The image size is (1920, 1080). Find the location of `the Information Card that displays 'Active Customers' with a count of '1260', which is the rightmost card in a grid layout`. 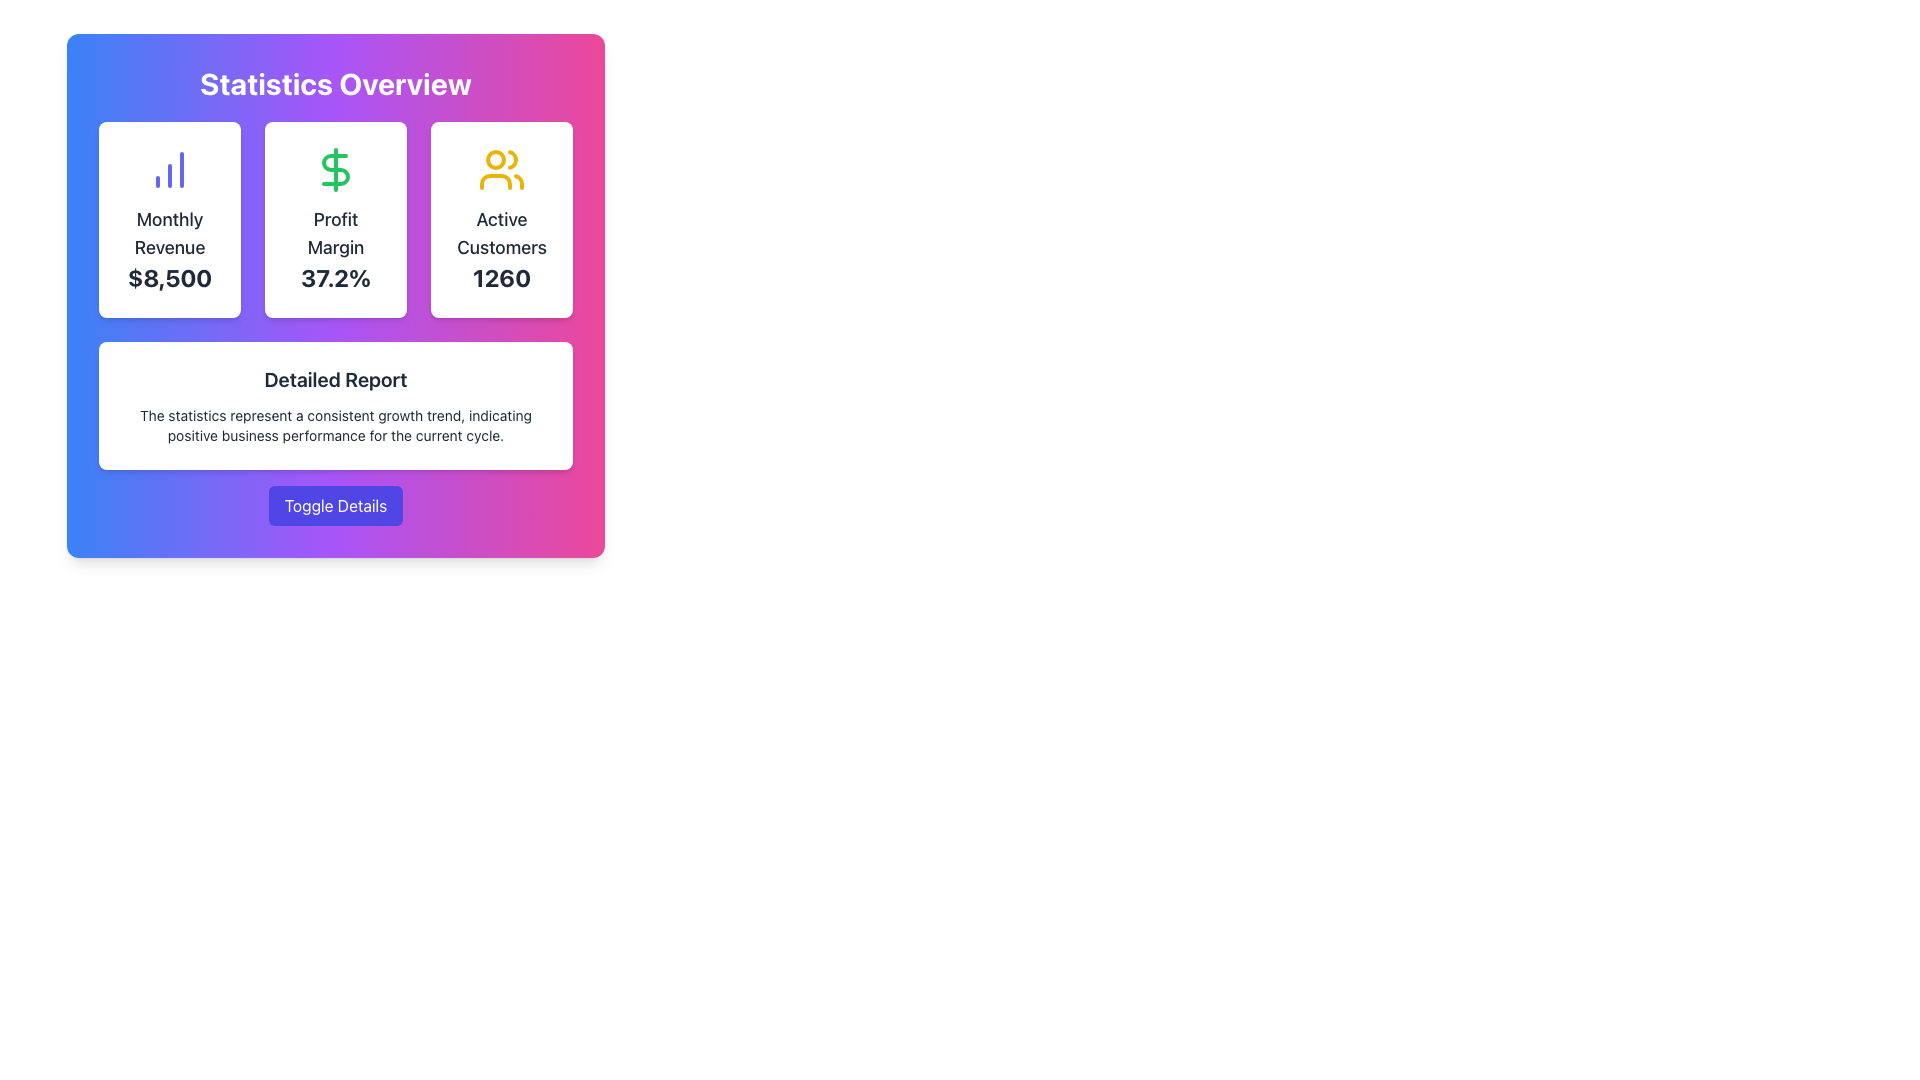

the Information Card that displays 'Active Customers' with a count of '1260', which is the rightmost card in a grid layout is located at coordinates (502, 219).